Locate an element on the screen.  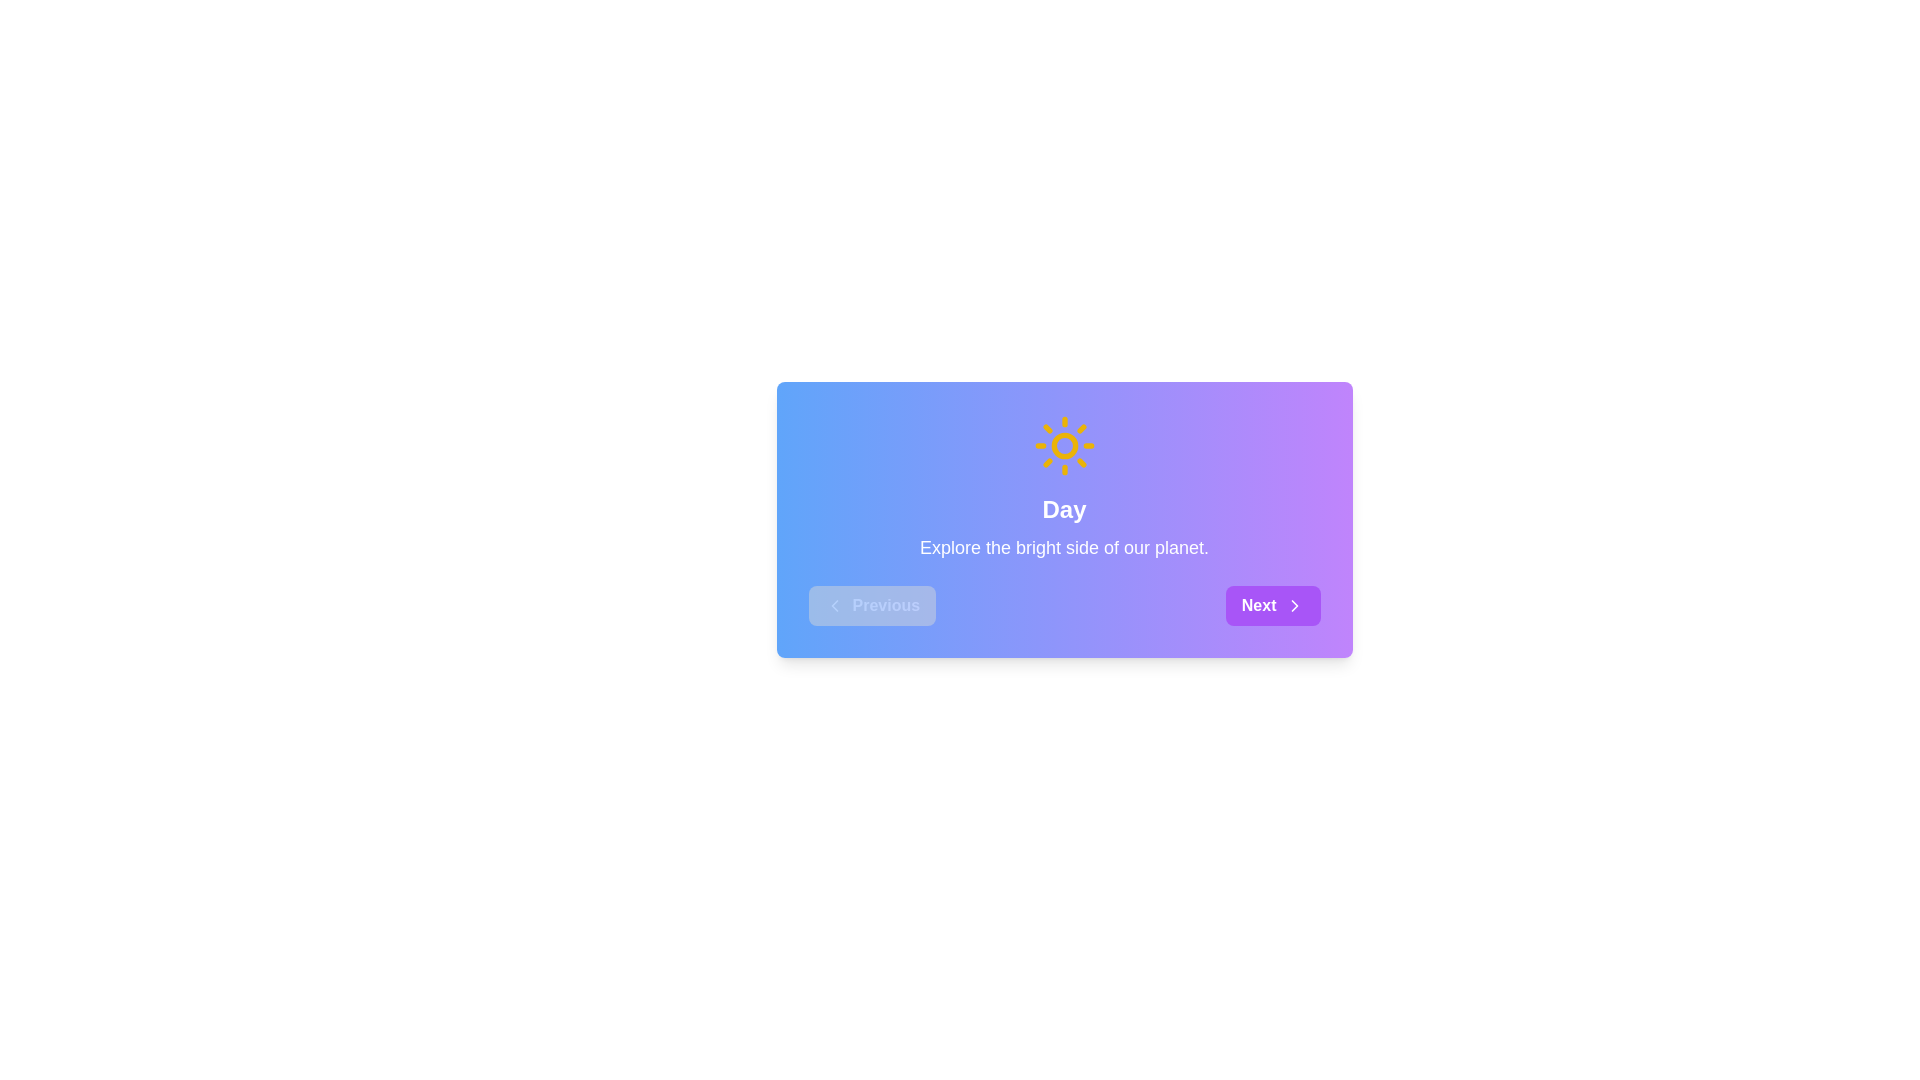
the 'Next' button icon located at the bottom-right of the card to move to the next step in the sequence is located at coordinates (1294, 604).